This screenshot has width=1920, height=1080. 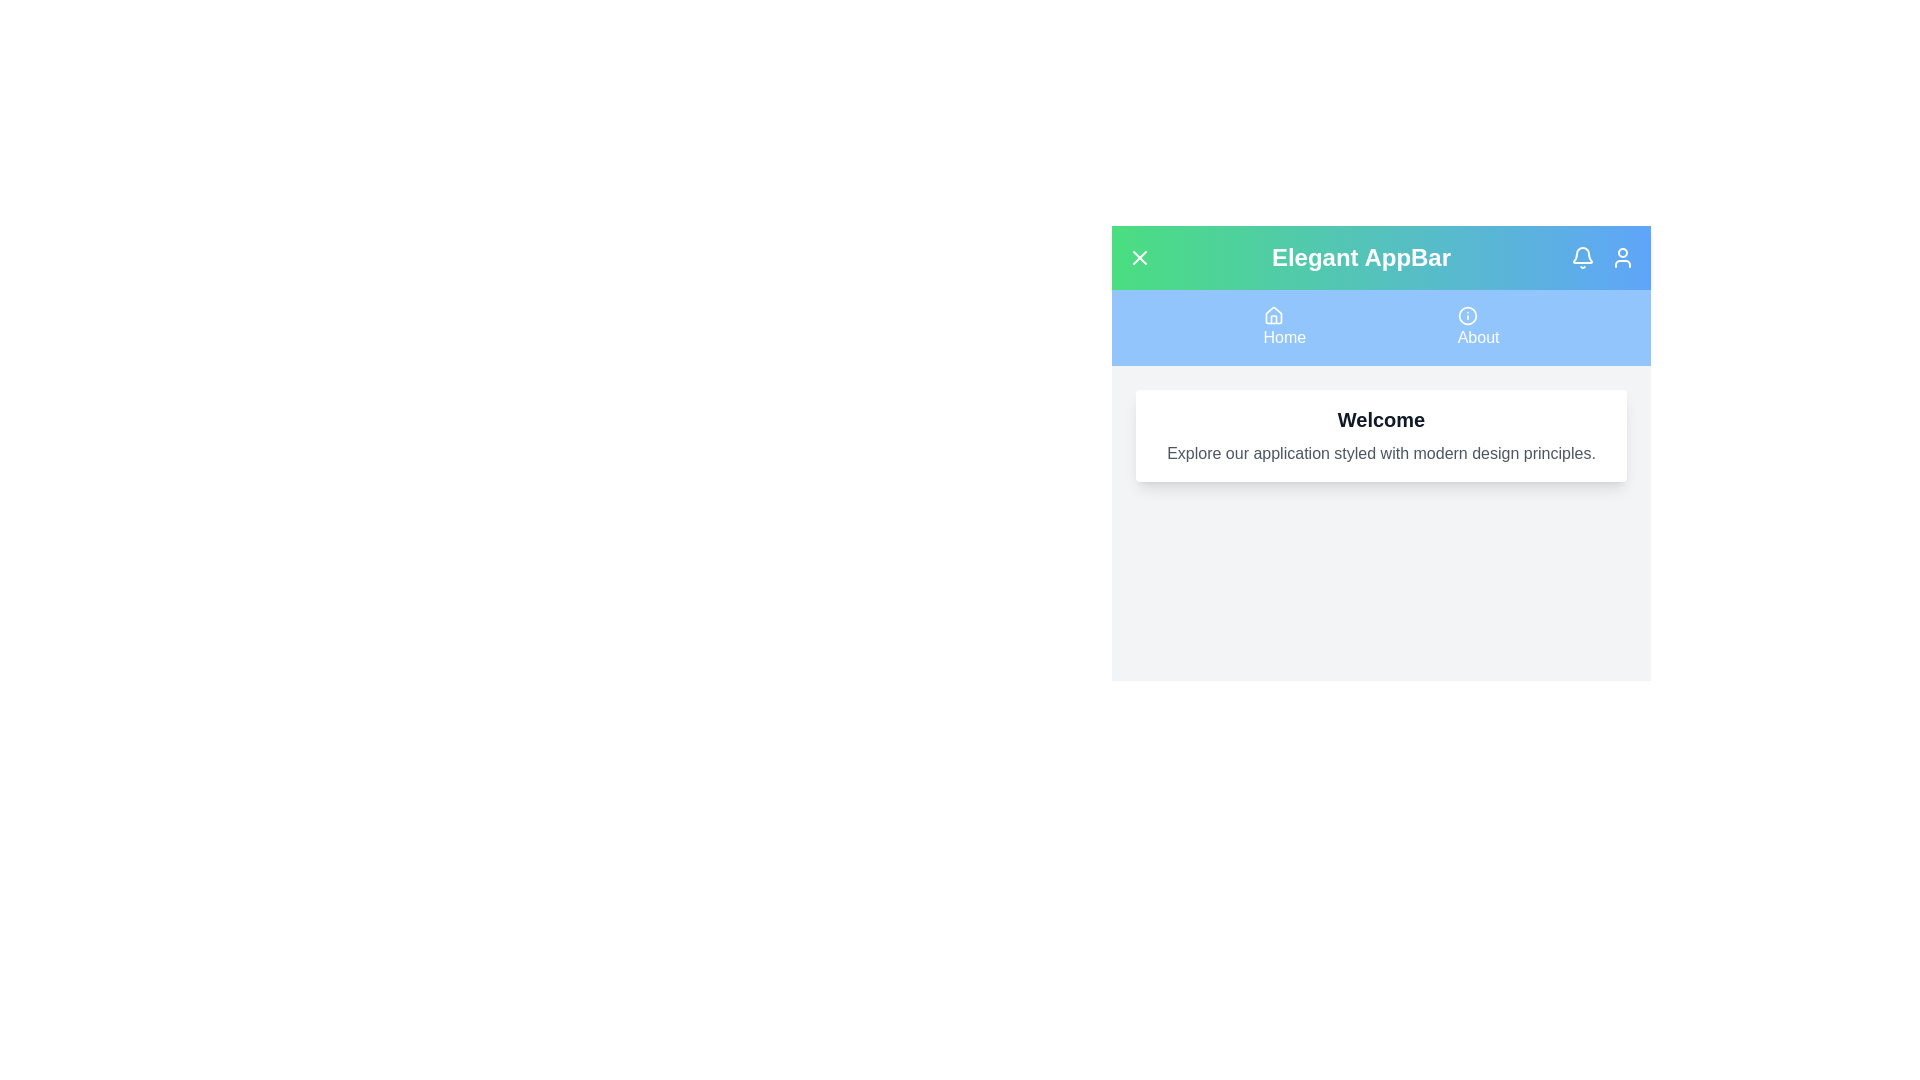 I want to click on the 'User' icon to access user options, so click(x=1622, y=257).